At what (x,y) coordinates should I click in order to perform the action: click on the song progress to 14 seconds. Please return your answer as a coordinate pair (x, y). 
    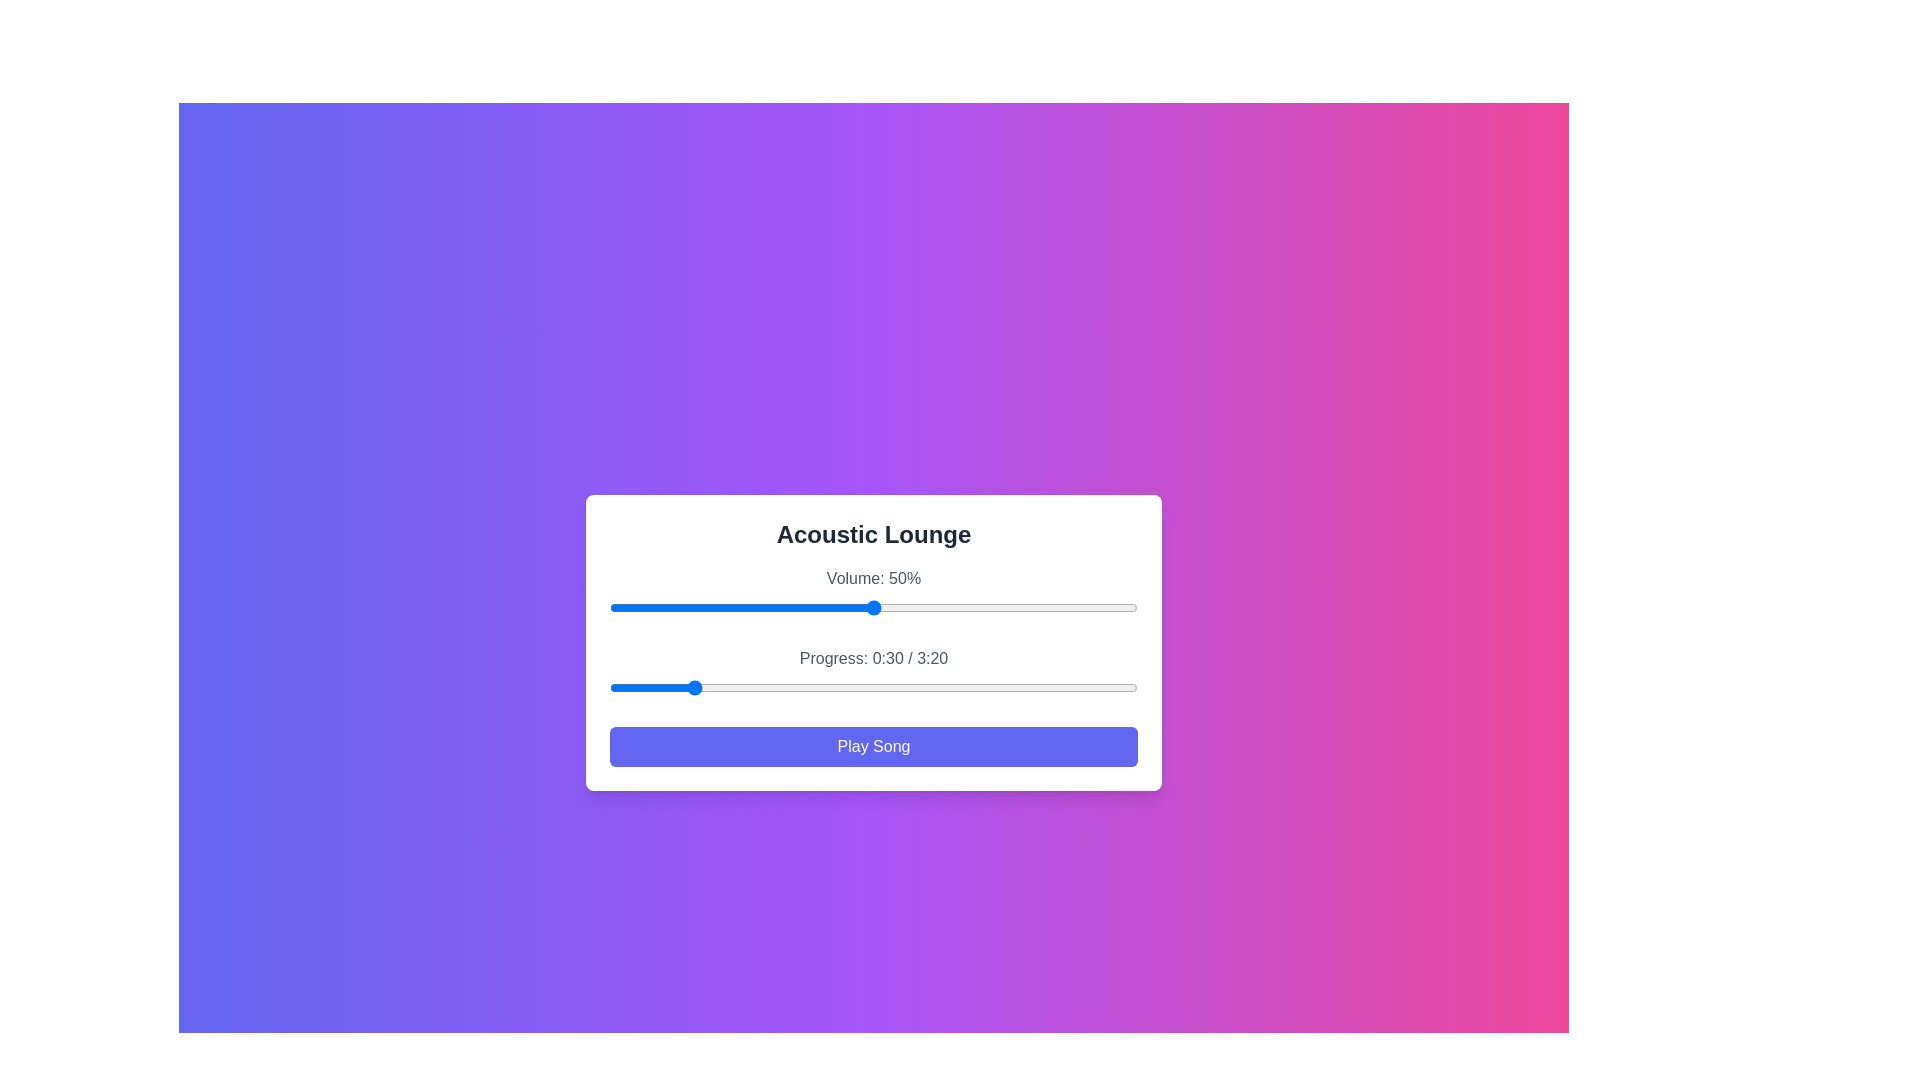
    Looking at the image, I should click on (647, 686).